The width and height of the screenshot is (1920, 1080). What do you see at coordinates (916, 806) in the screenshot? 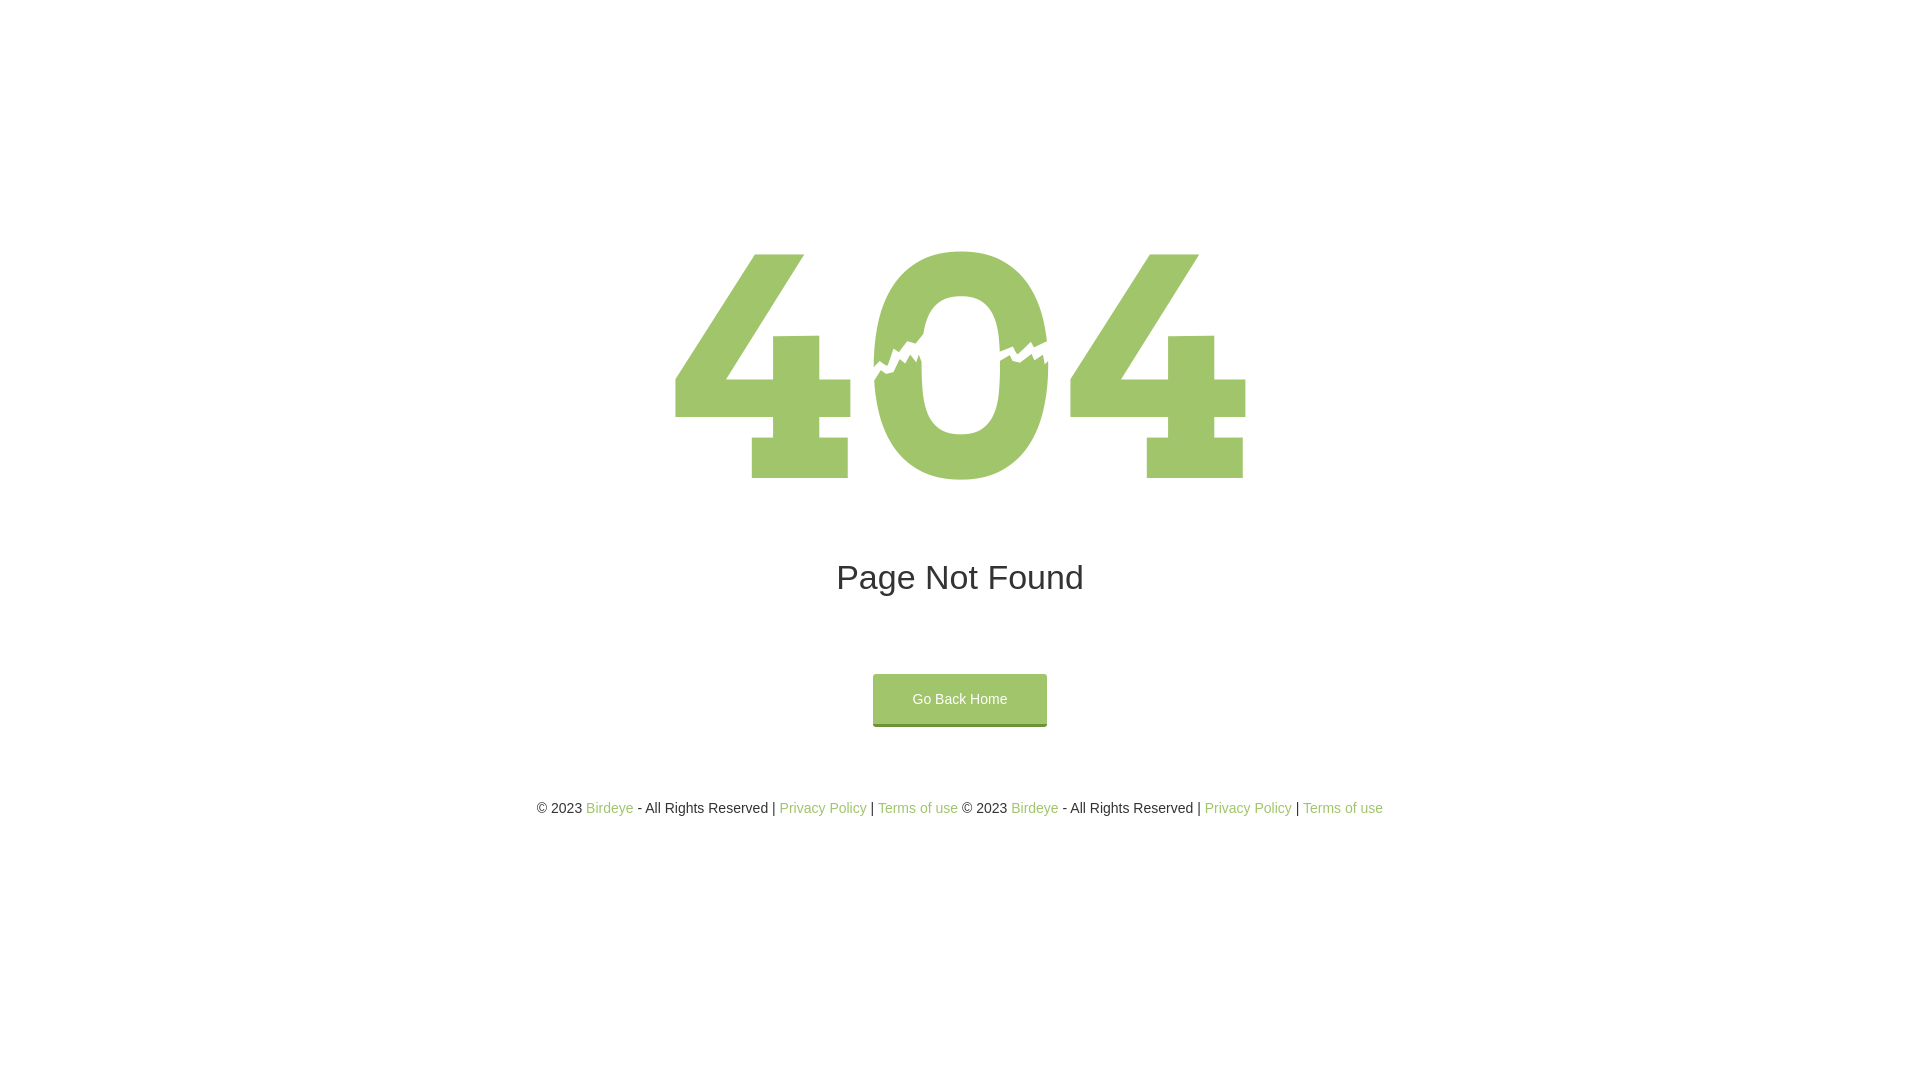
I see `'Terms of use'` at bounding box center [916, 806].